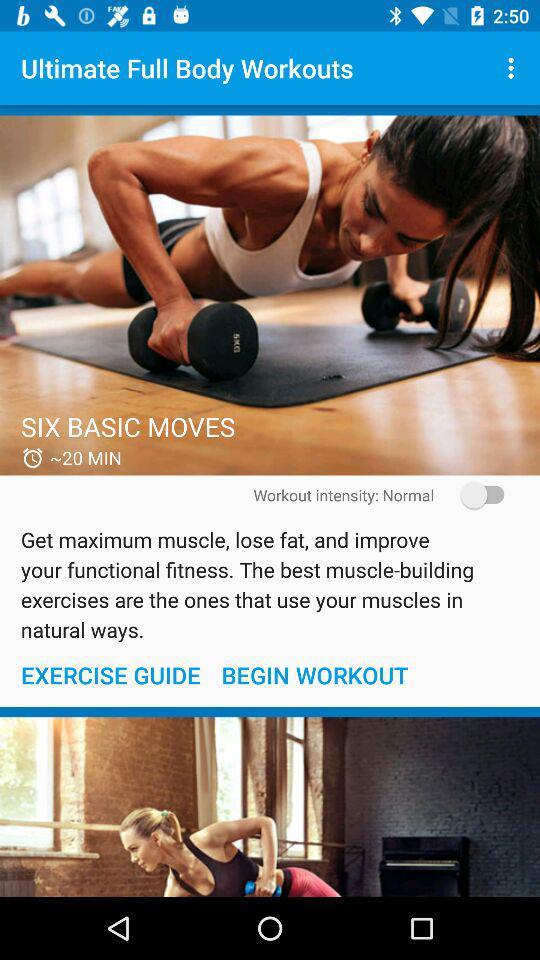  I want to click on video, so click(270, 294).